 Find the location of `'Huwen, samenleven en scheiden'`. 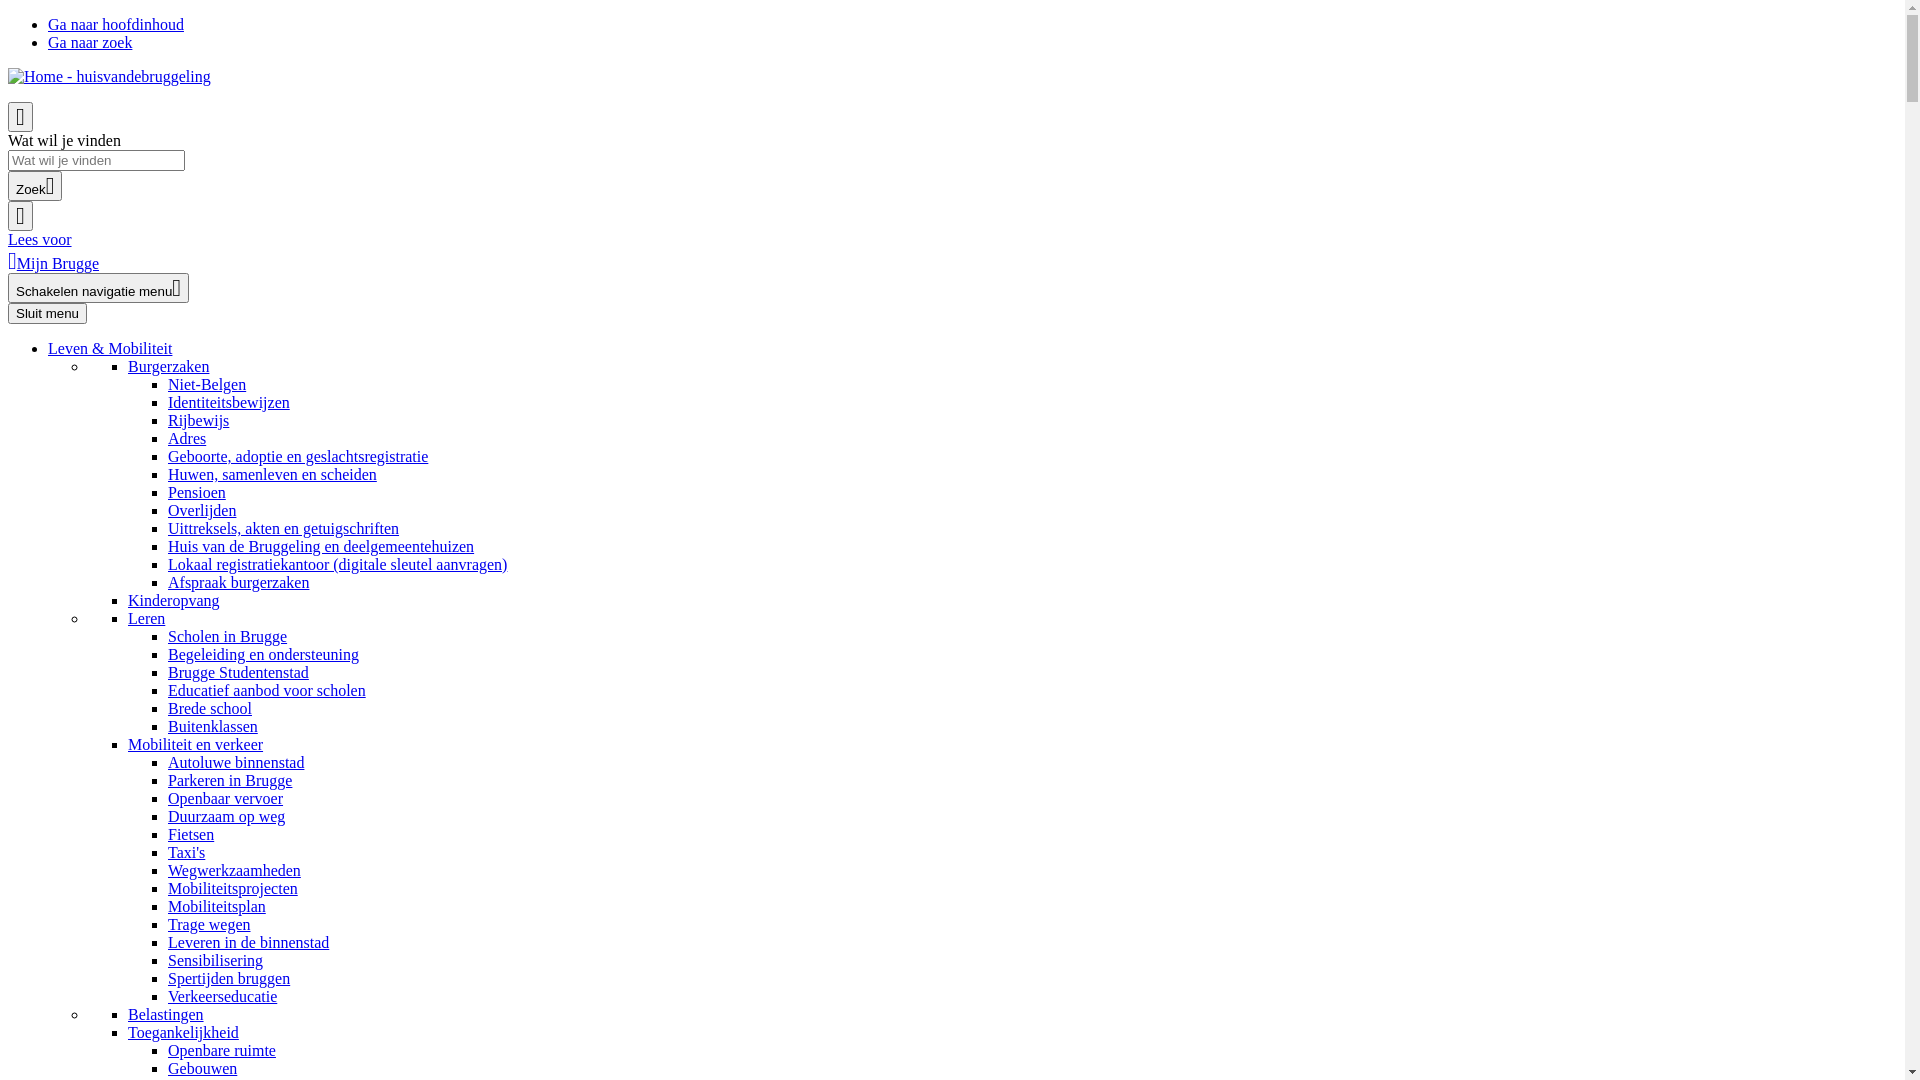

'Huwen, samenleven en scheiden' is located at coordinates (168, 474).